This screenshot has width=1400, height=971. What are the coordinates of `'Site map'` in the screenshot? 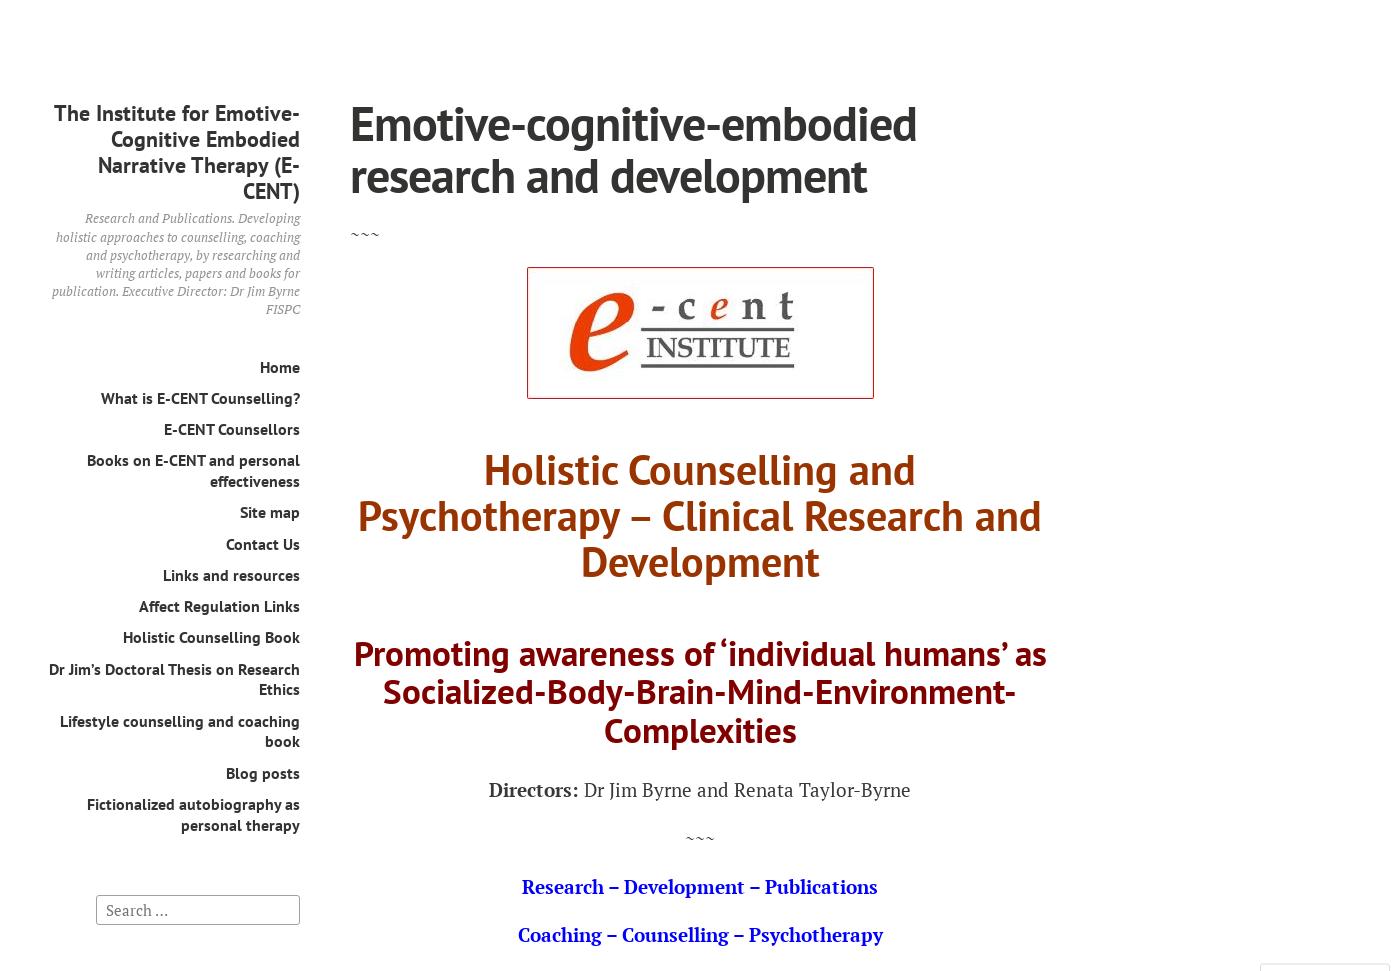 It's located at (270, 511).